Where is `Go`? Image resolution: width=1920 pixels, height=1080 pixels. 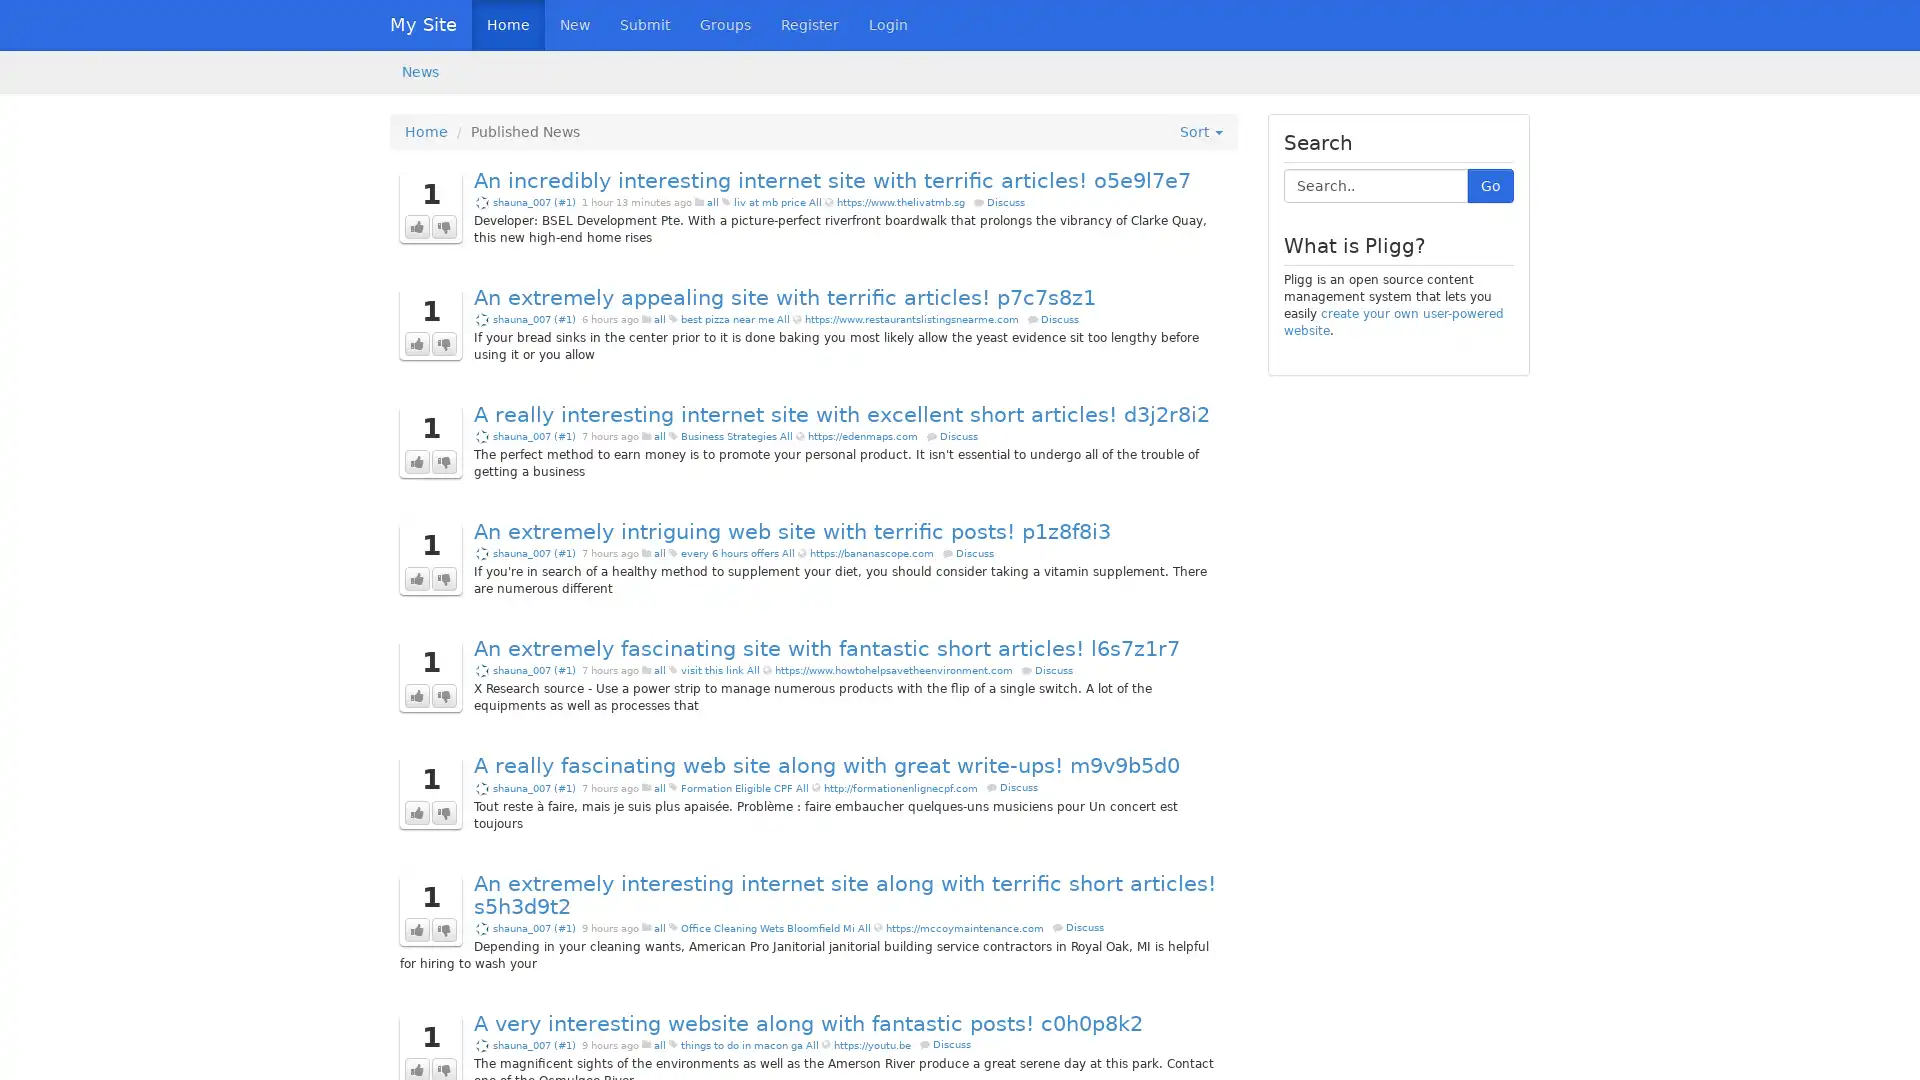 Go is located at coordinates (1491, 185).